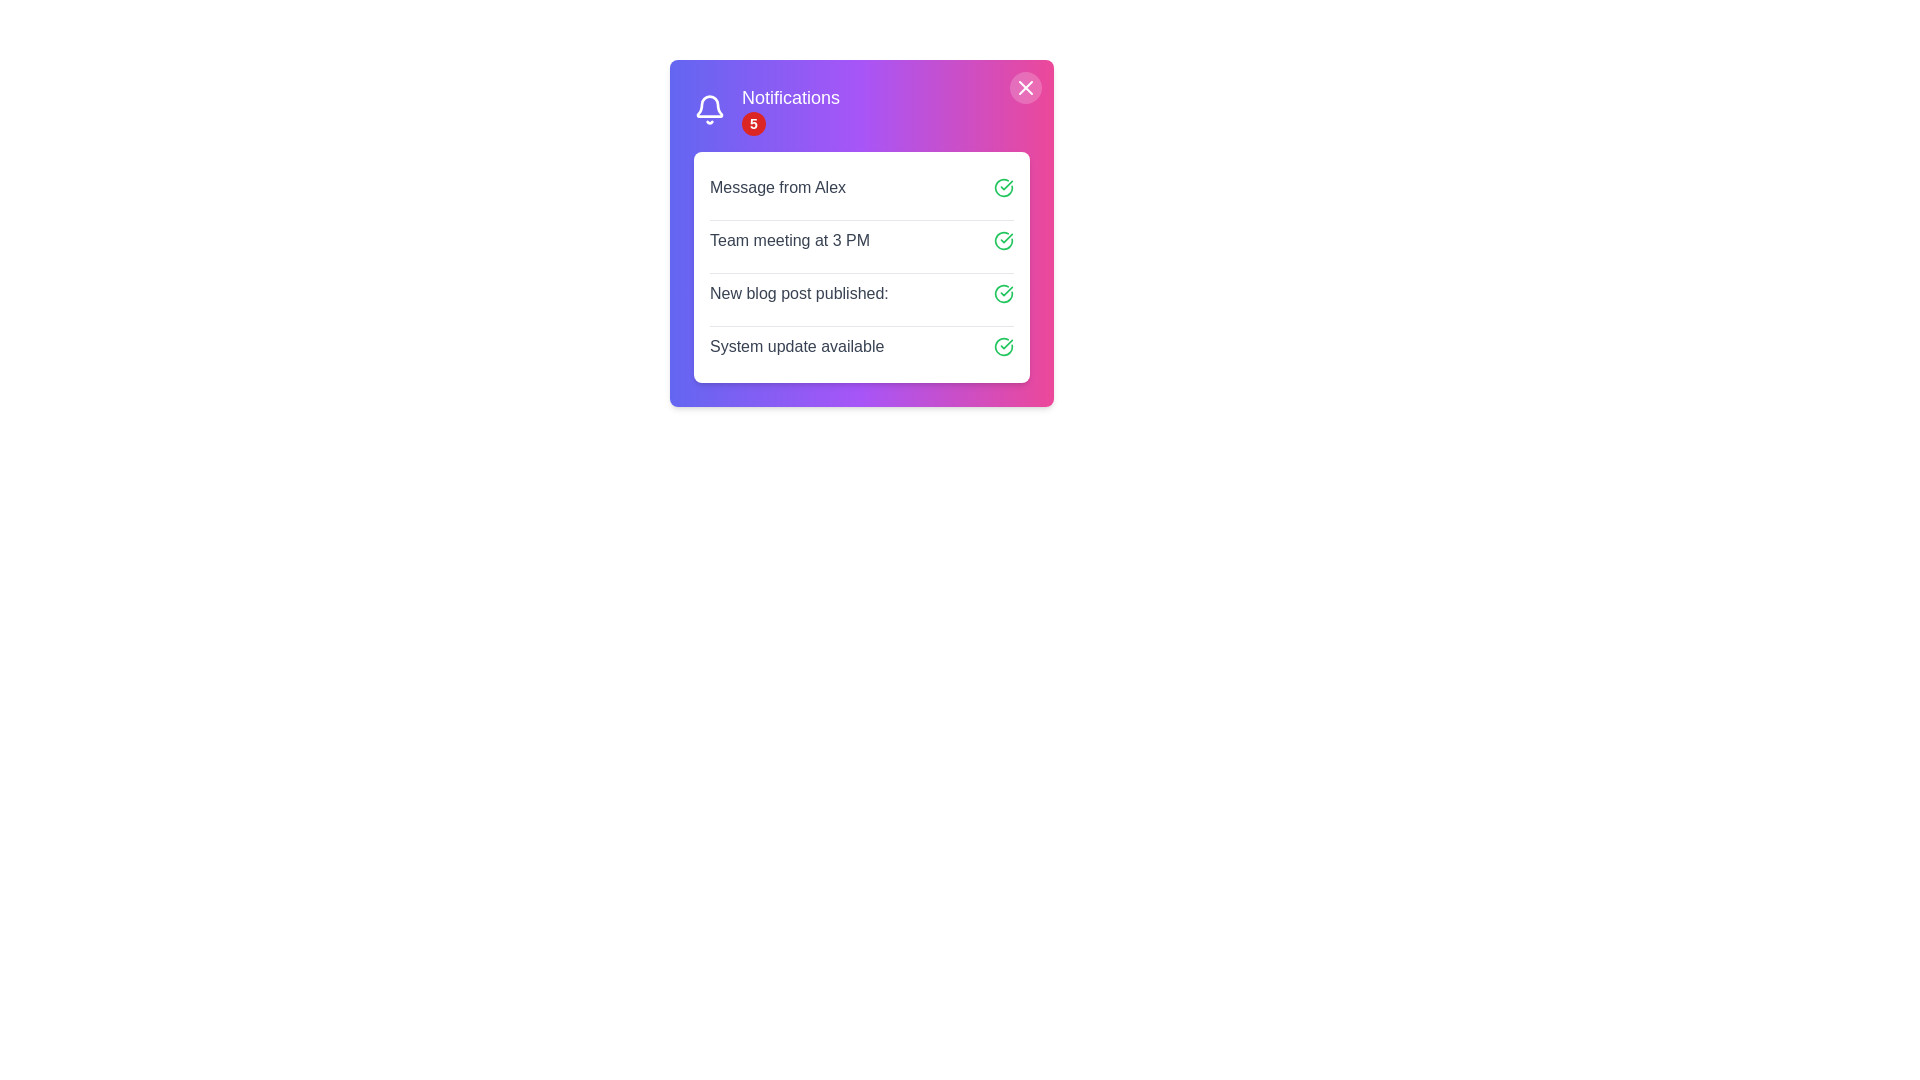 This screenshot has width=1920, height=1080. I want to click on the circular green icon with a checkmark, which is positioned to the right of the text 'Message from Alex' in the first notification entry, so click(1003, 188).